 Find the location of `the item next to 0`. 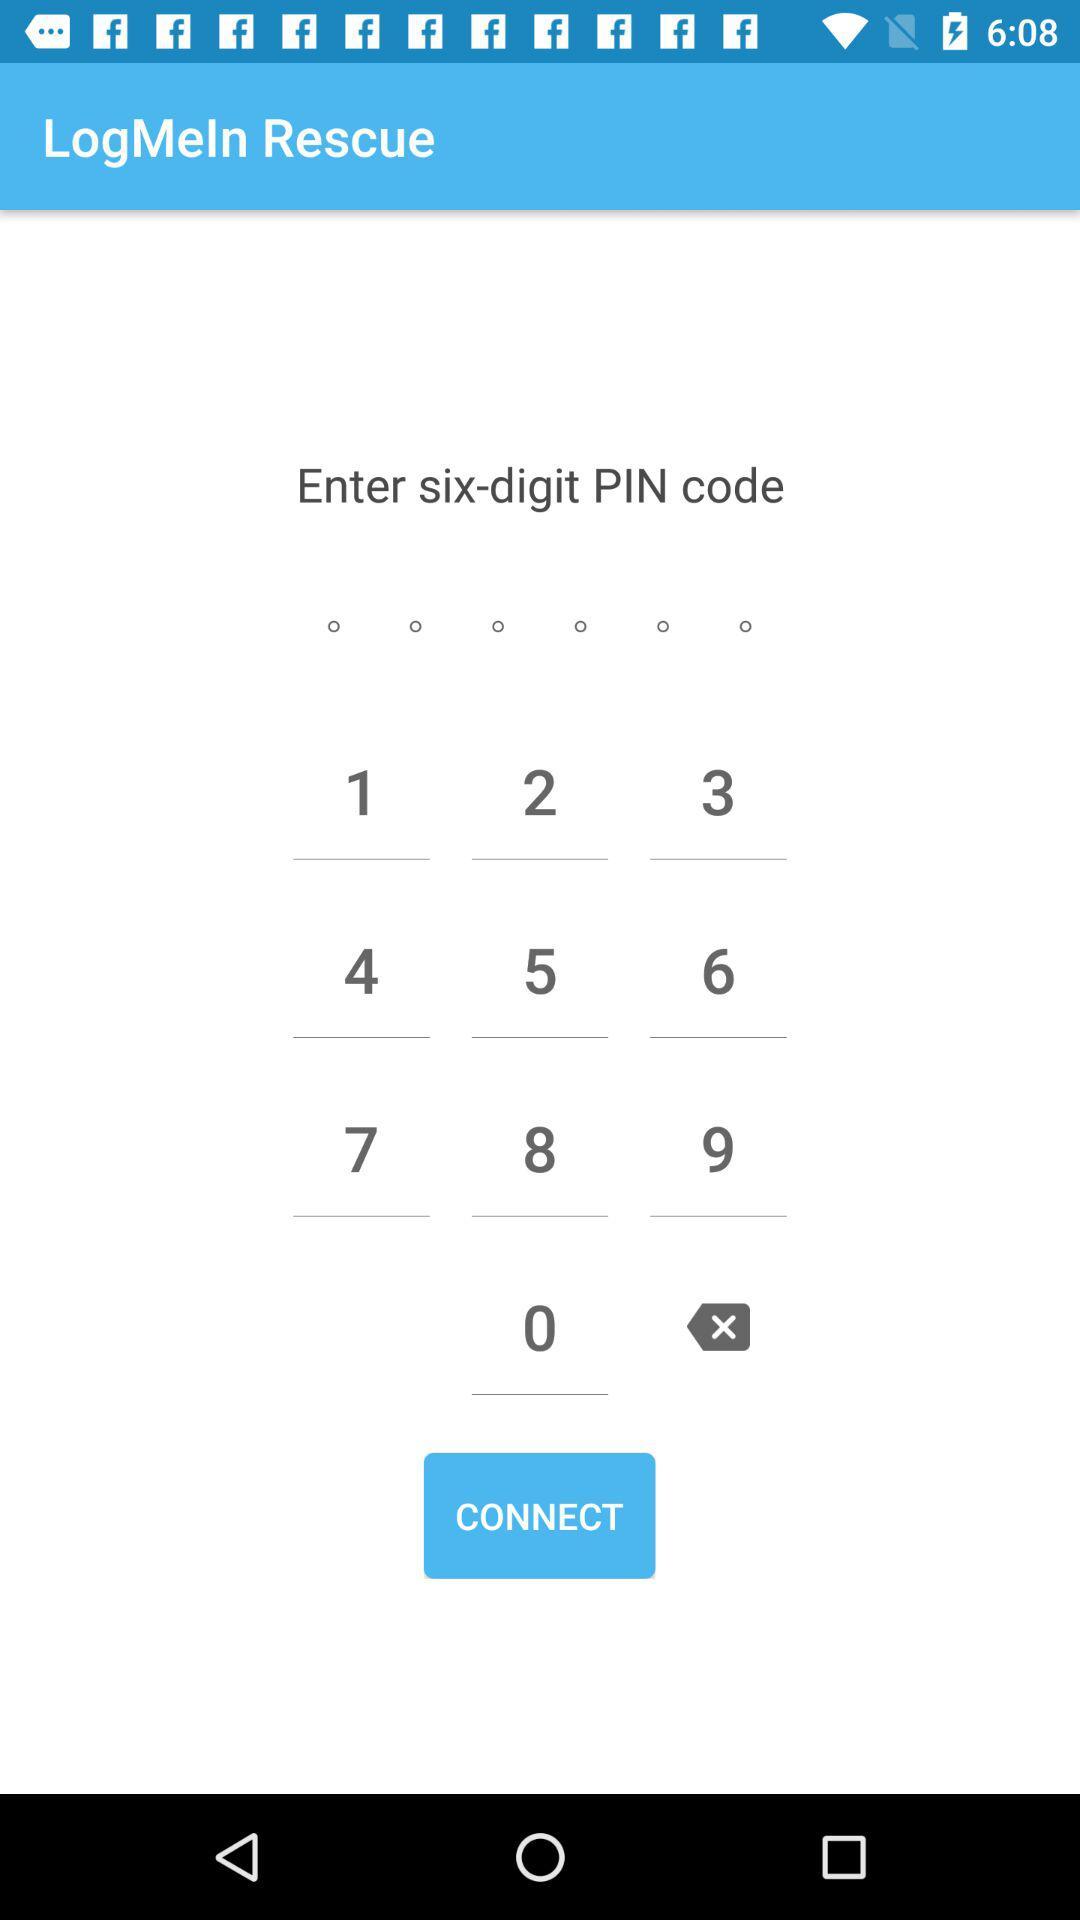

the item next to 0 is located at coordinates (717, 1326).